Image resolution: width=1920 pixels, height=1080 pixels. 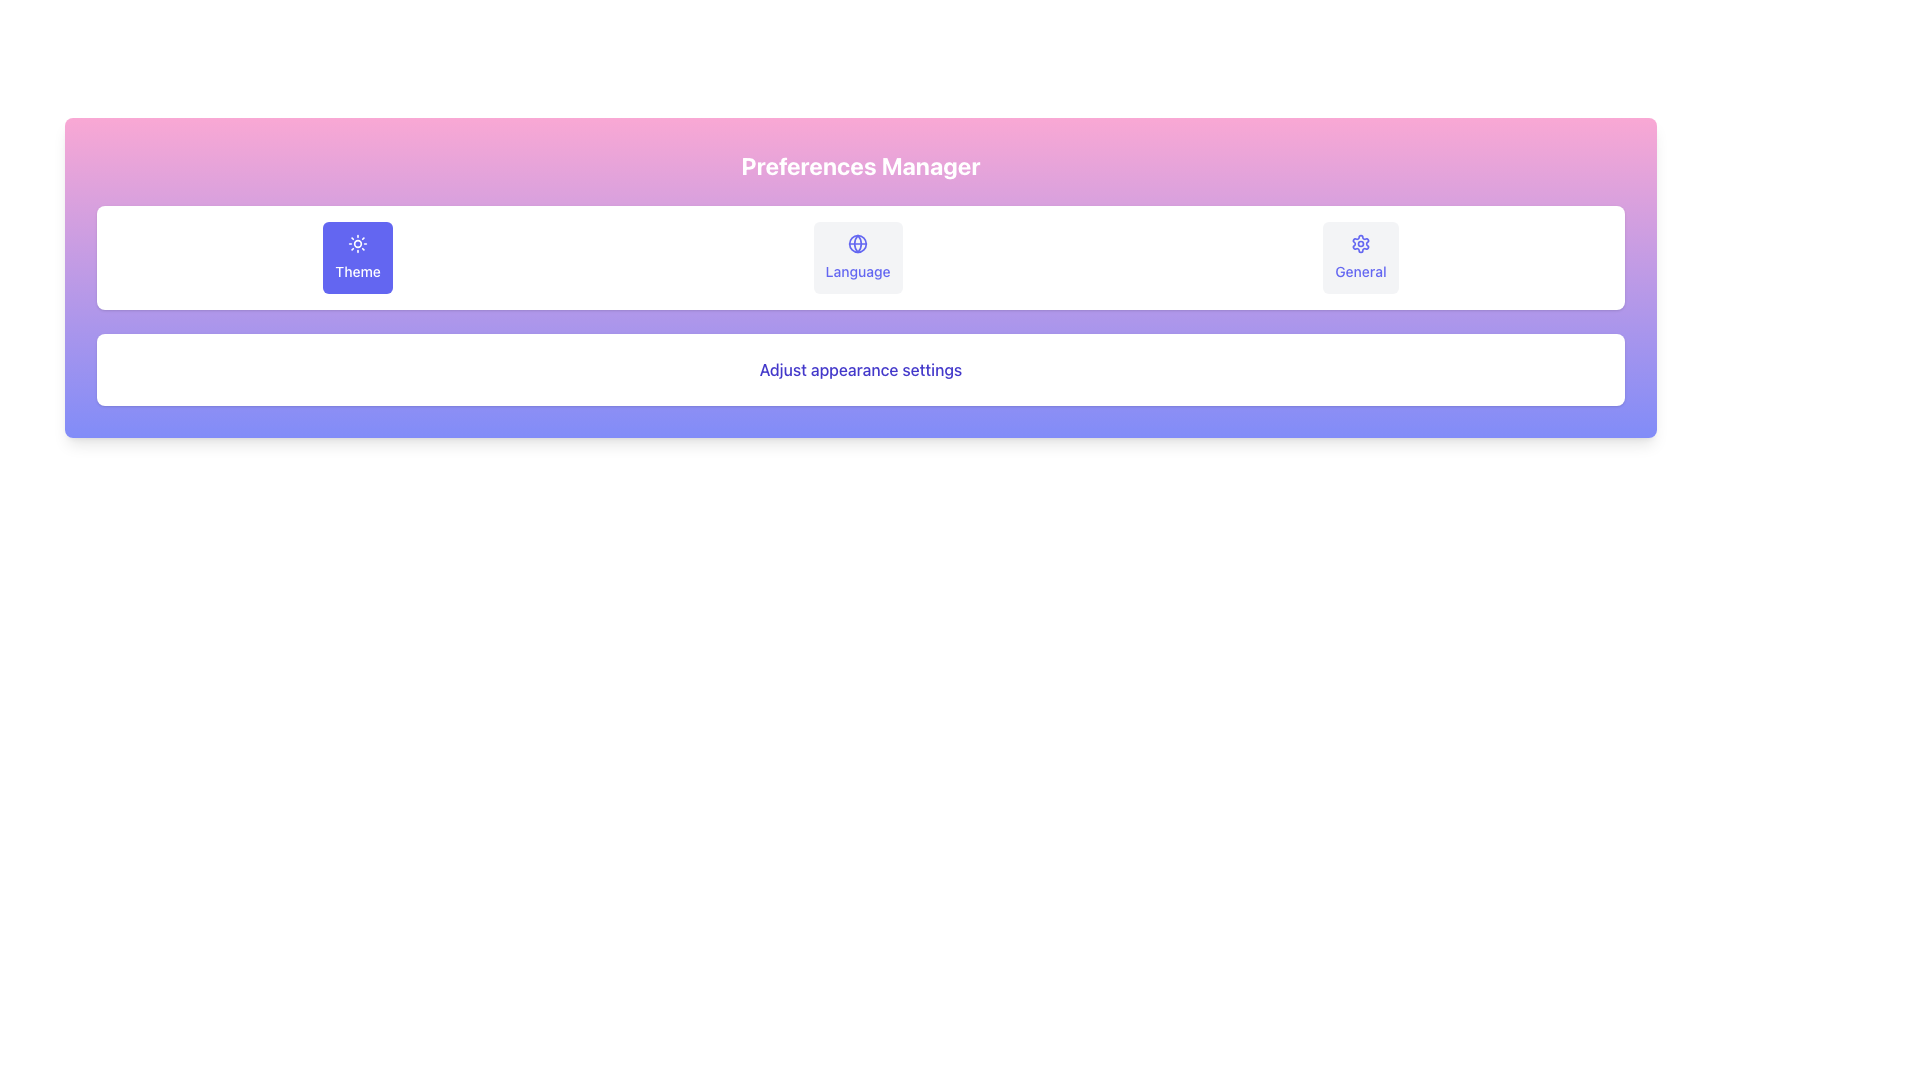 What do you see at coordinates (358, 242) in the screenshot?
I see `the sun-like SVG icon located within the blue rounded rectangular button labeled 'Theme'` at bounding box center [358, 242].